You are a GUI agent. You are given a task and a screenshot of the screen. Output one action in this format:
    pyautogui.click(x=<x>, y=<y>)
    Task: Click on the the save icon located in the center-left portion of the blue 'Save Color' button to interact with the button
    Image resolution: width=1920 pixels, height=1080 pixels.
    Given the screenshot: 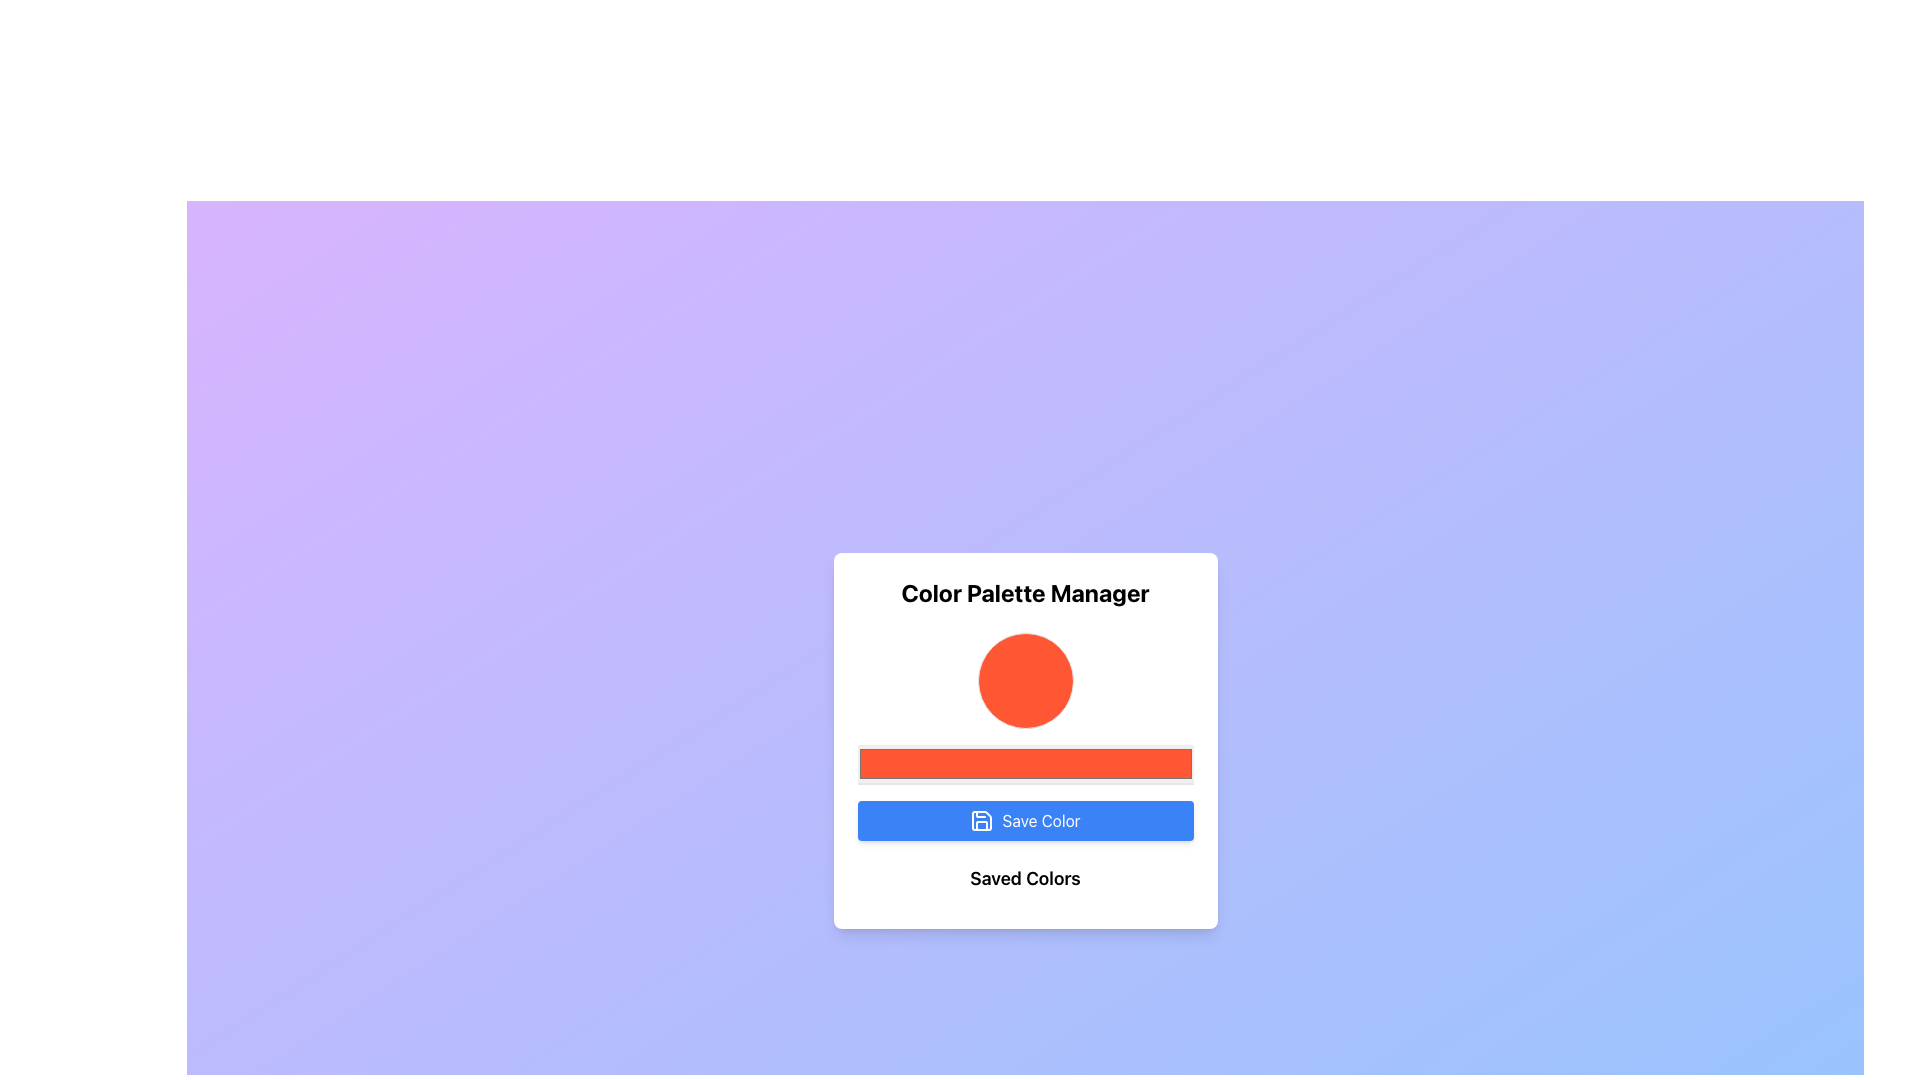 What is the action you would take?
    pyautogui.click(x=982, y=821)
    